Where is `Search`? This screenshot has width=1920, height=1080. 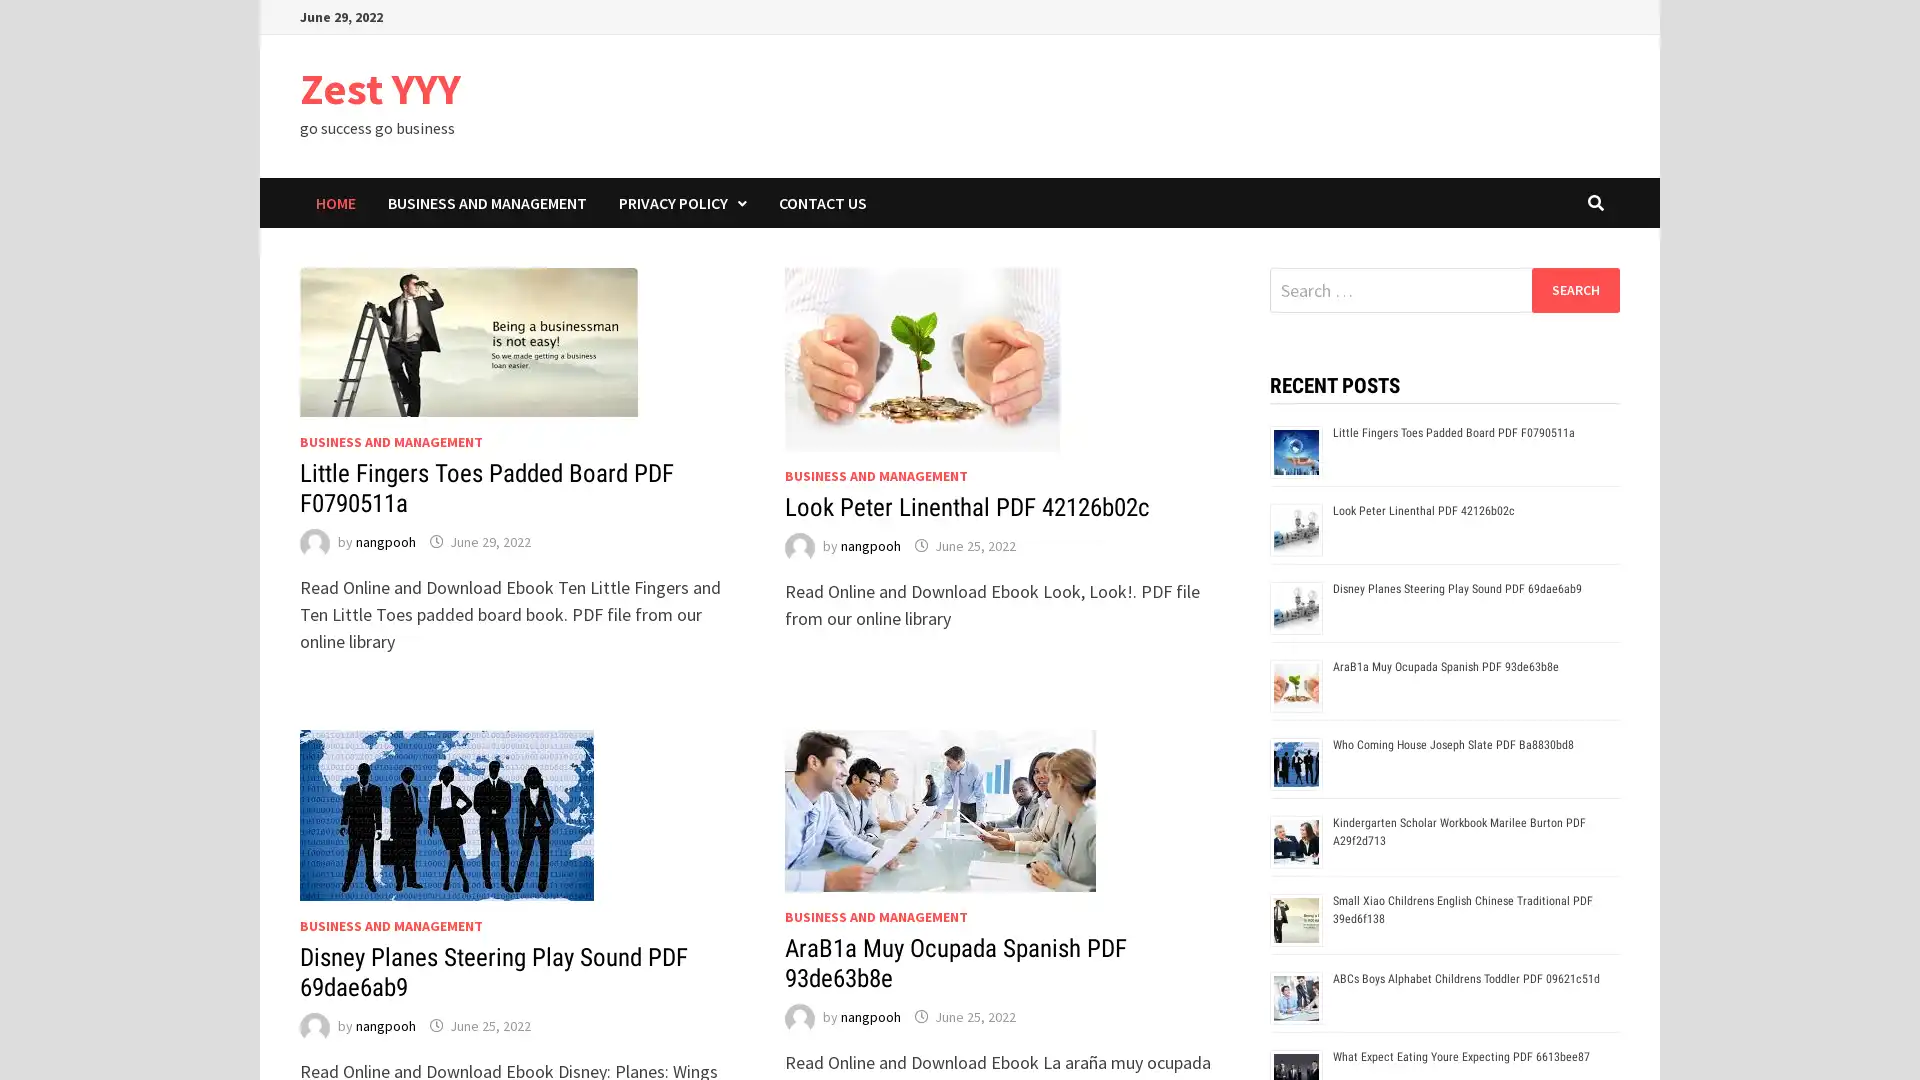
Search is located at coordinates (1574, 289).